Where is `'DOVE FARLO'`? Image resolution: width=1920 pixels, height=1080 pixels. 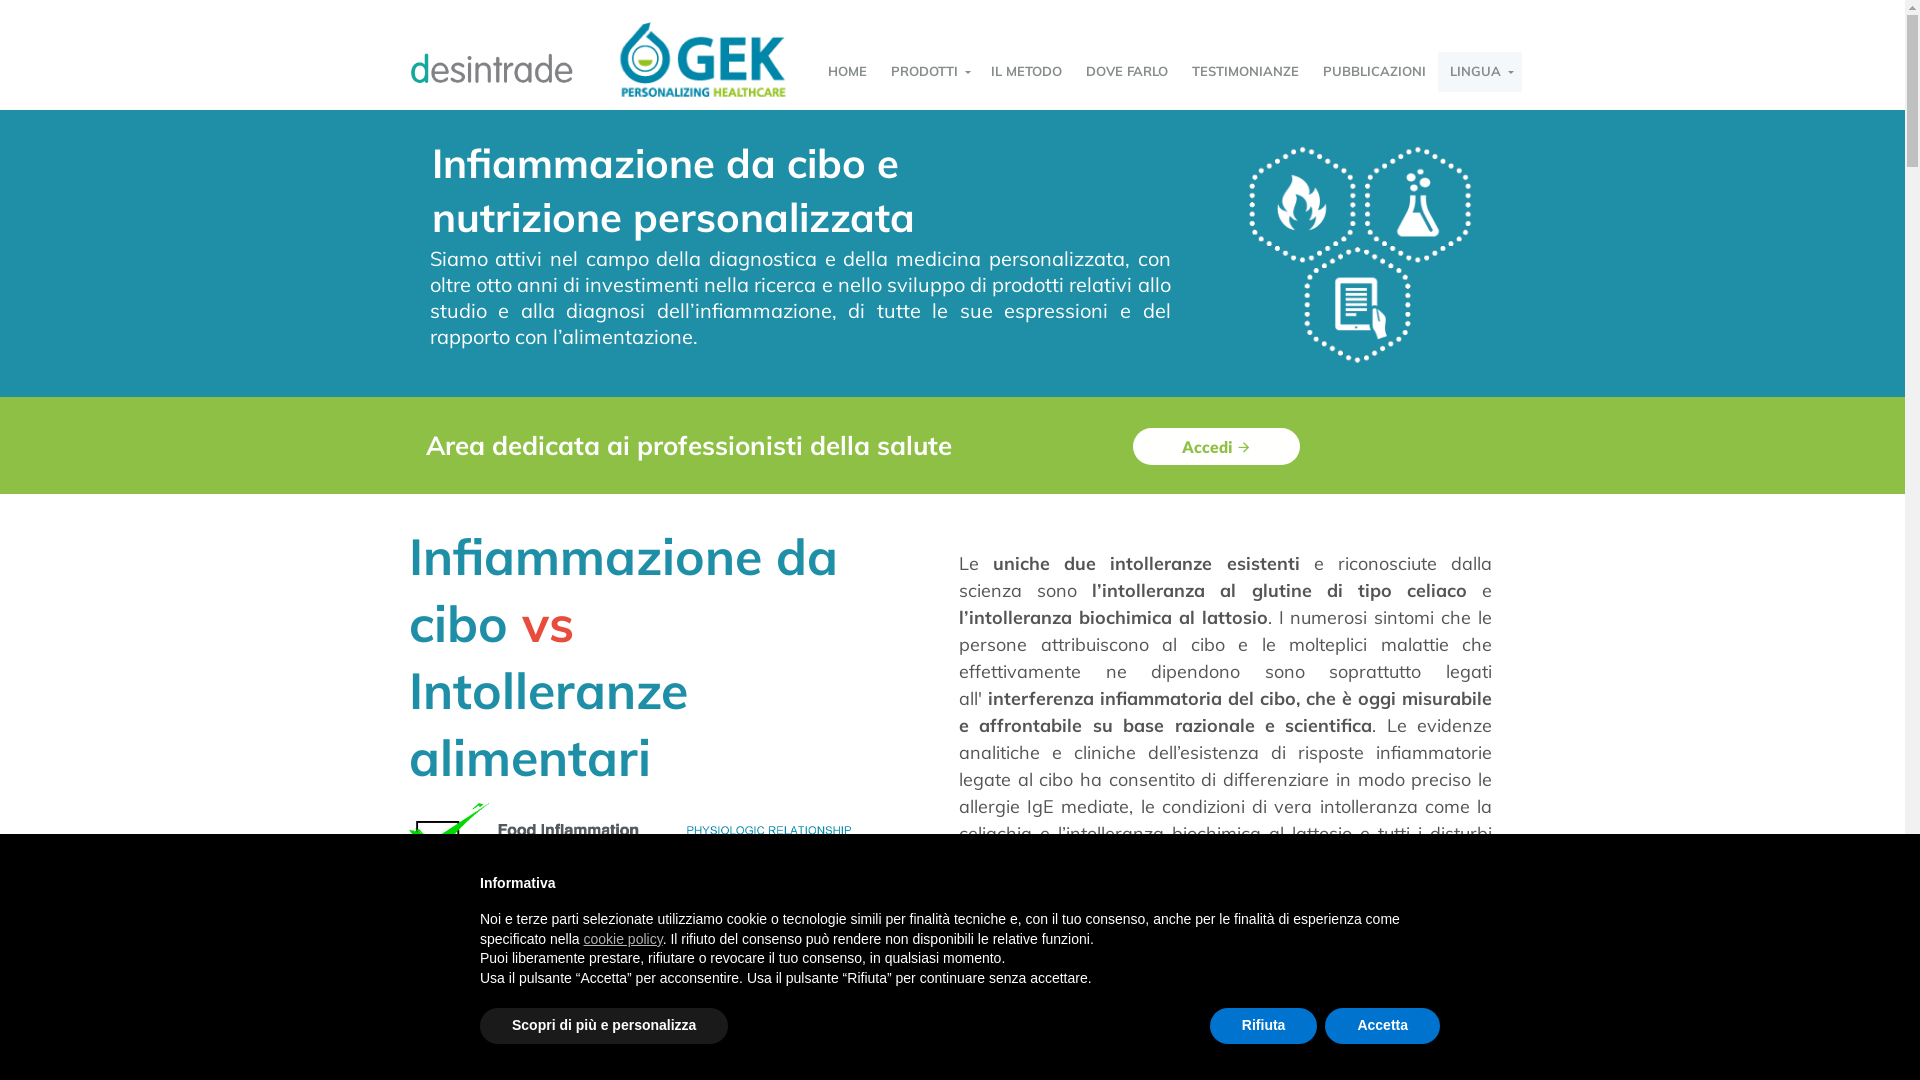 'DOVE FARLO' is located at coordinates (1127, 71).